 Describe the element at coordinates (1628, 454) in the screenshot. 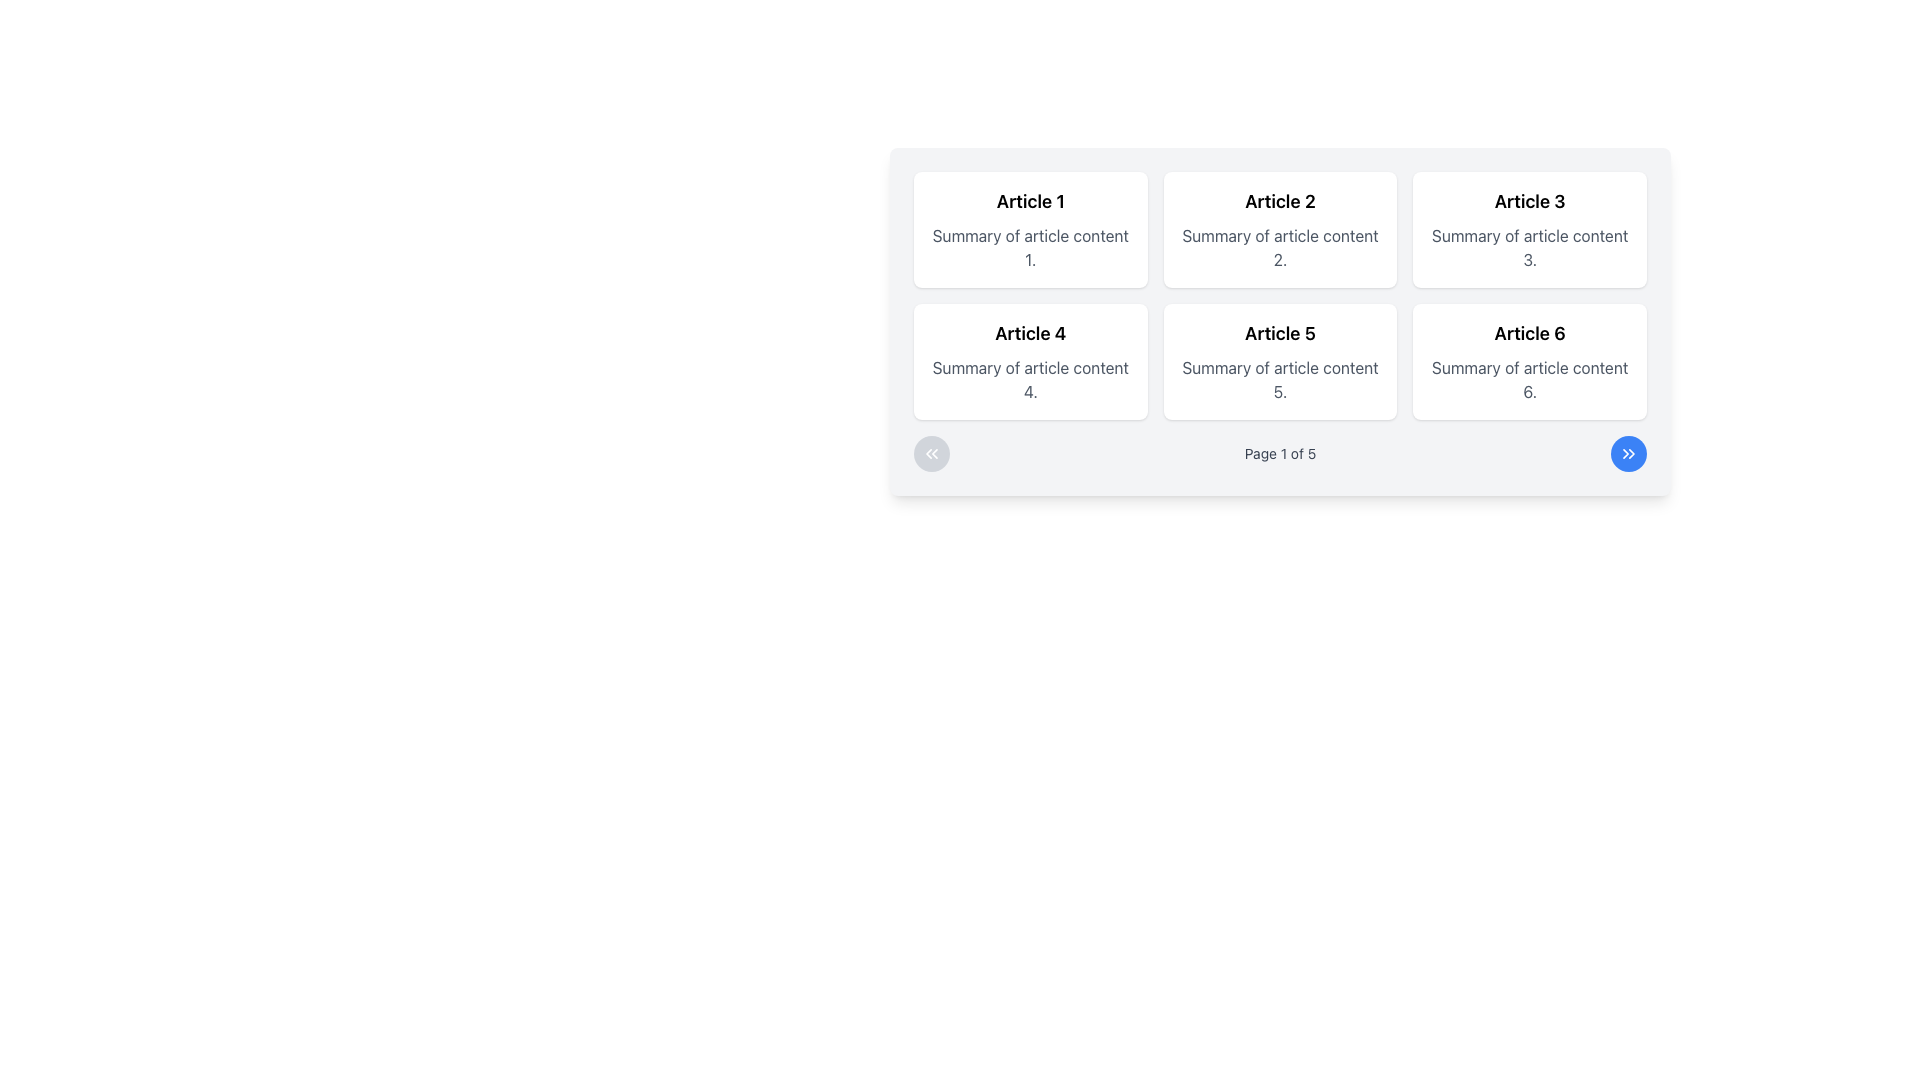

I see `the double-chevron icon button styled in blue and white located at the bottom-right corner of the interface, which is part of a panel containing paginated article previews` at that location.